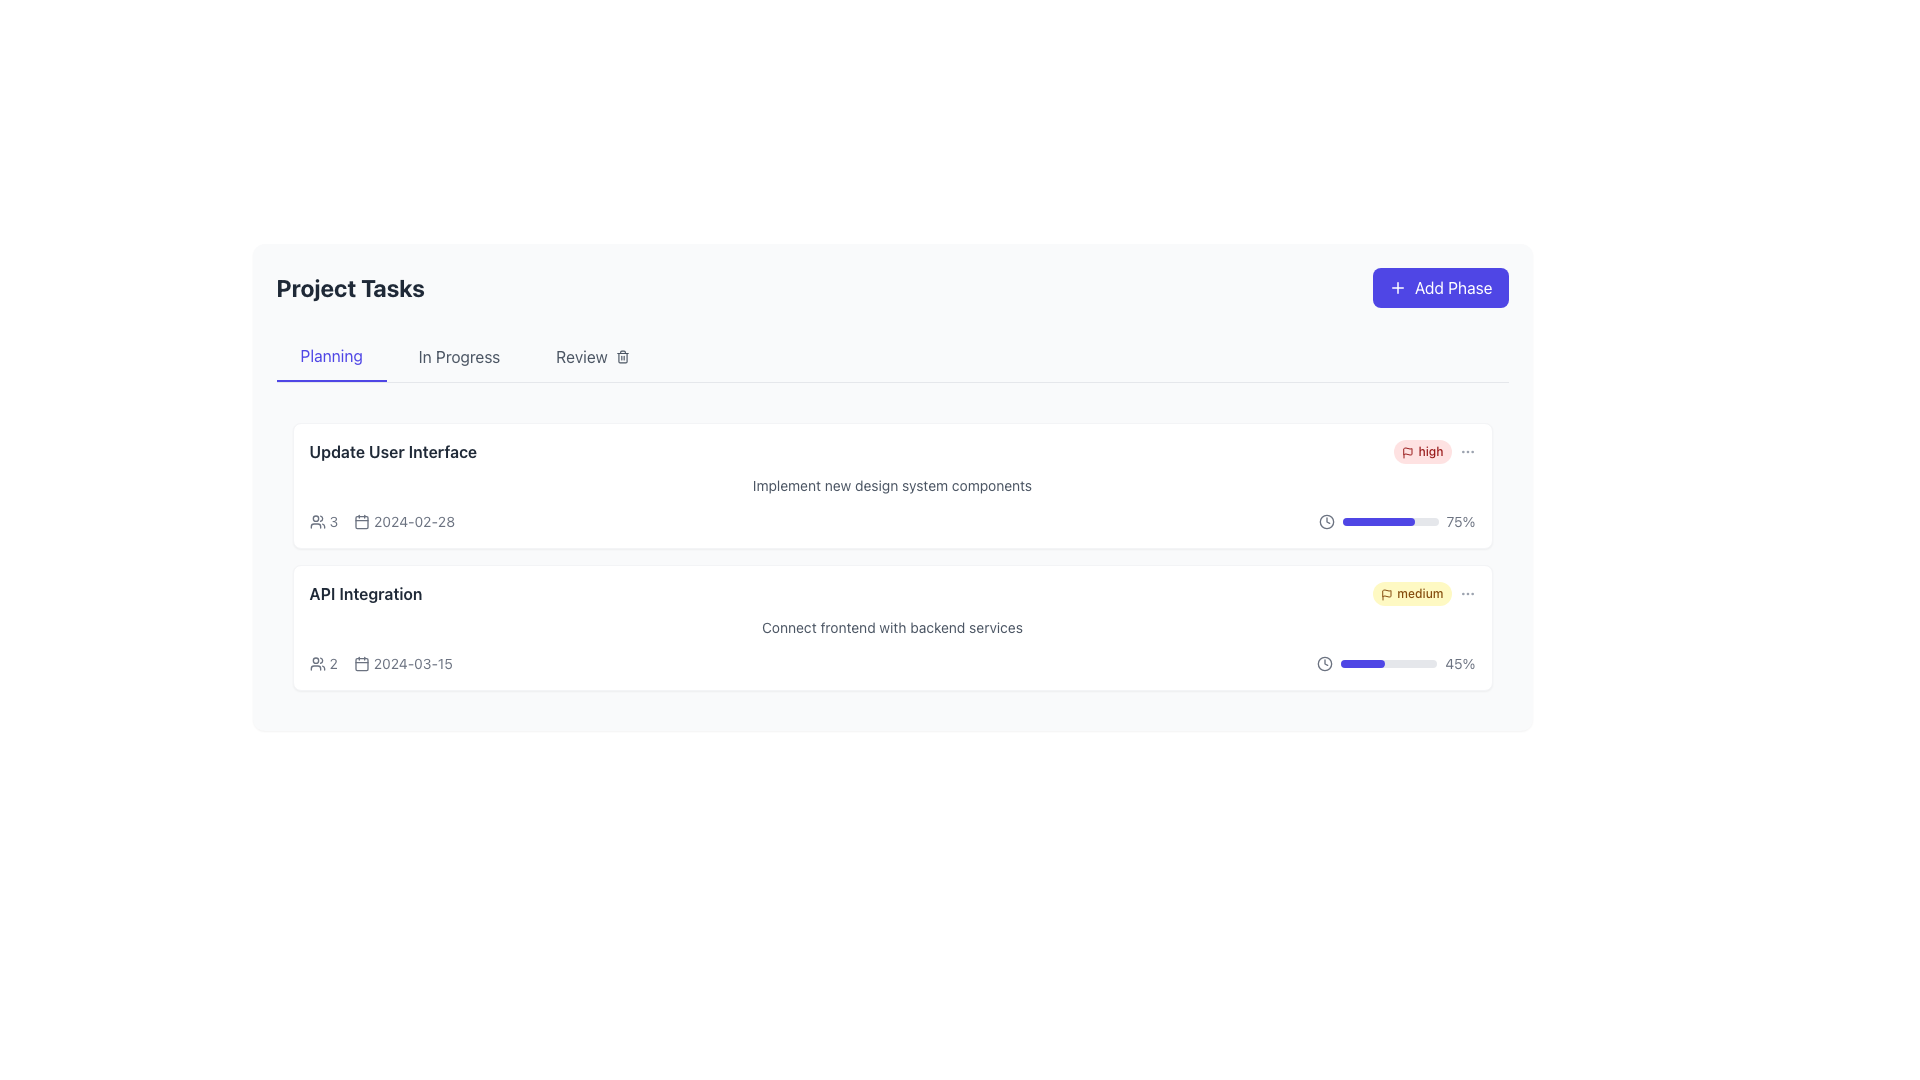  I want to click on the text content indicator for user or group quantity located next to the user group icon in the 'Update User Interface' task section under the 'Planning' tab, so click(333, 520).